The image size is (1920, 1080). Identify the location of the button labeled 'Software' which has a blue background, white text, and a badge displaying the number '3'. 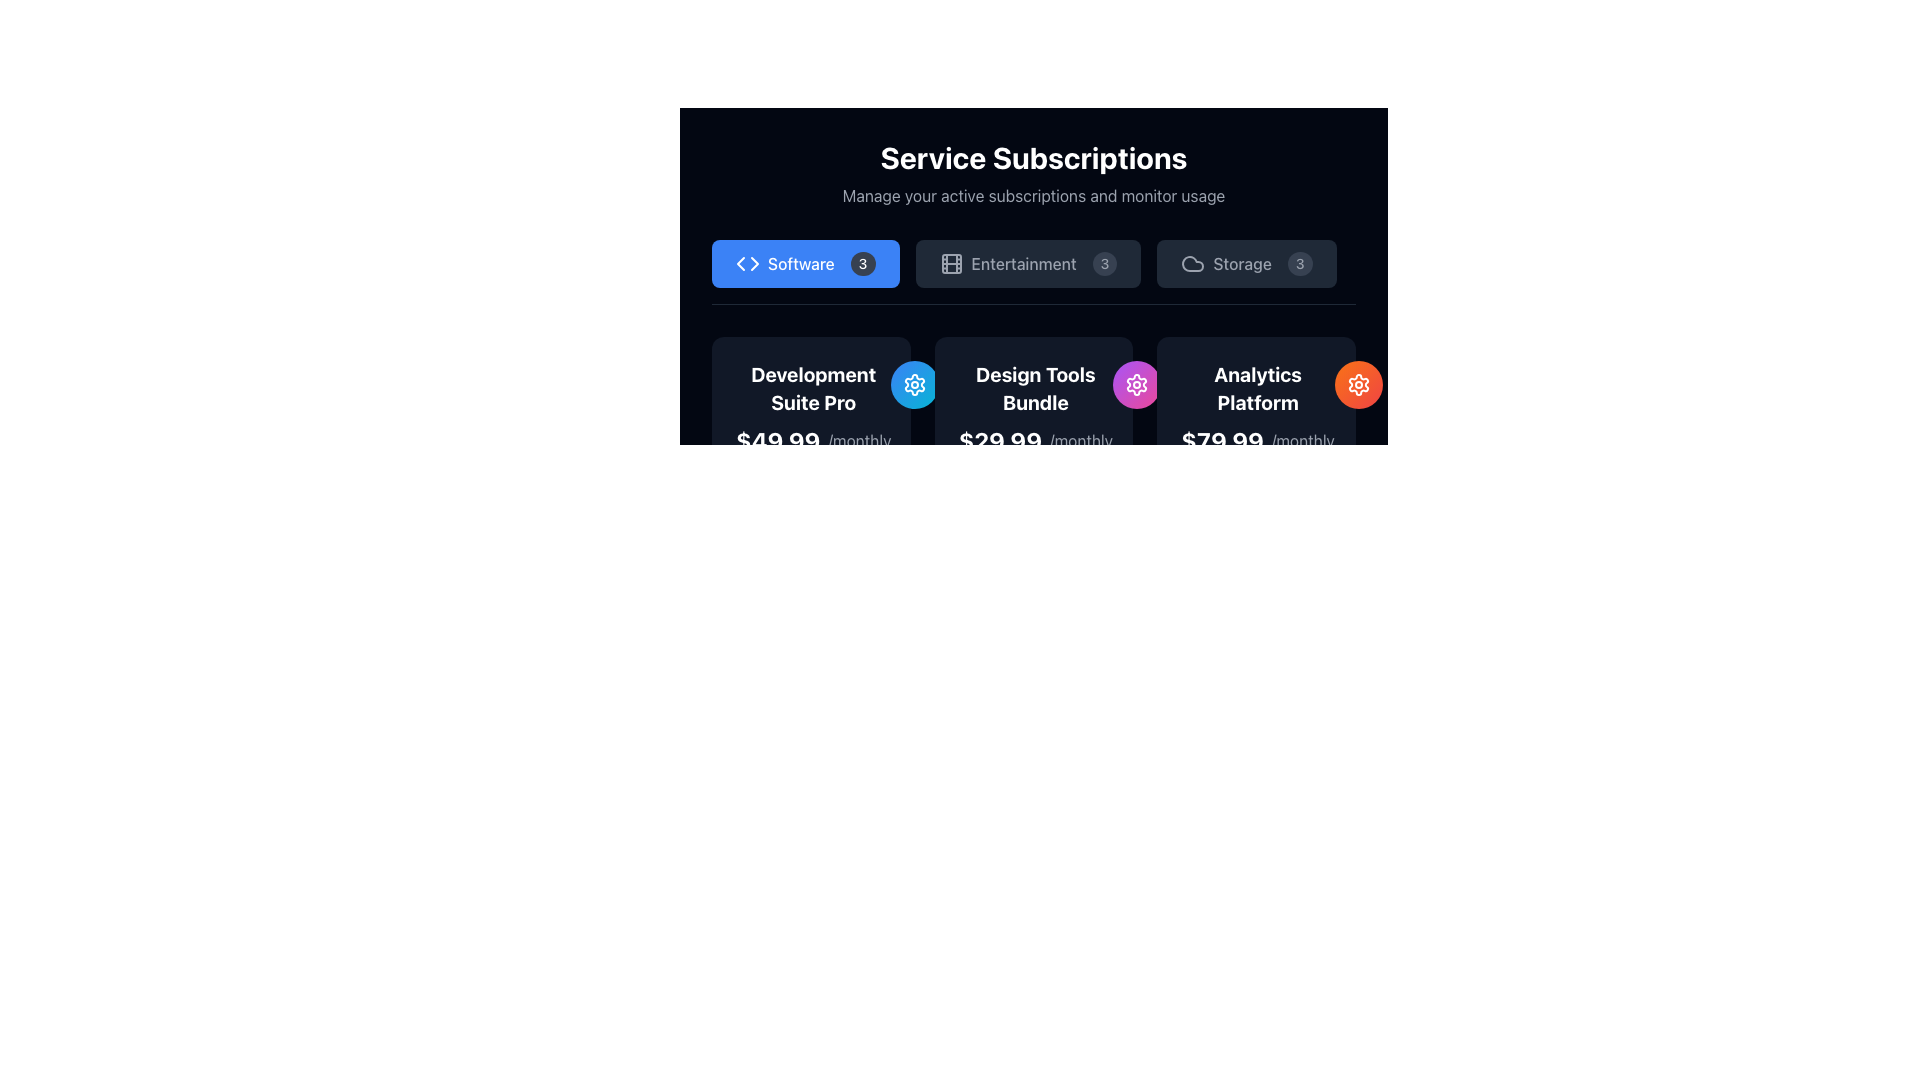
(805, 262).